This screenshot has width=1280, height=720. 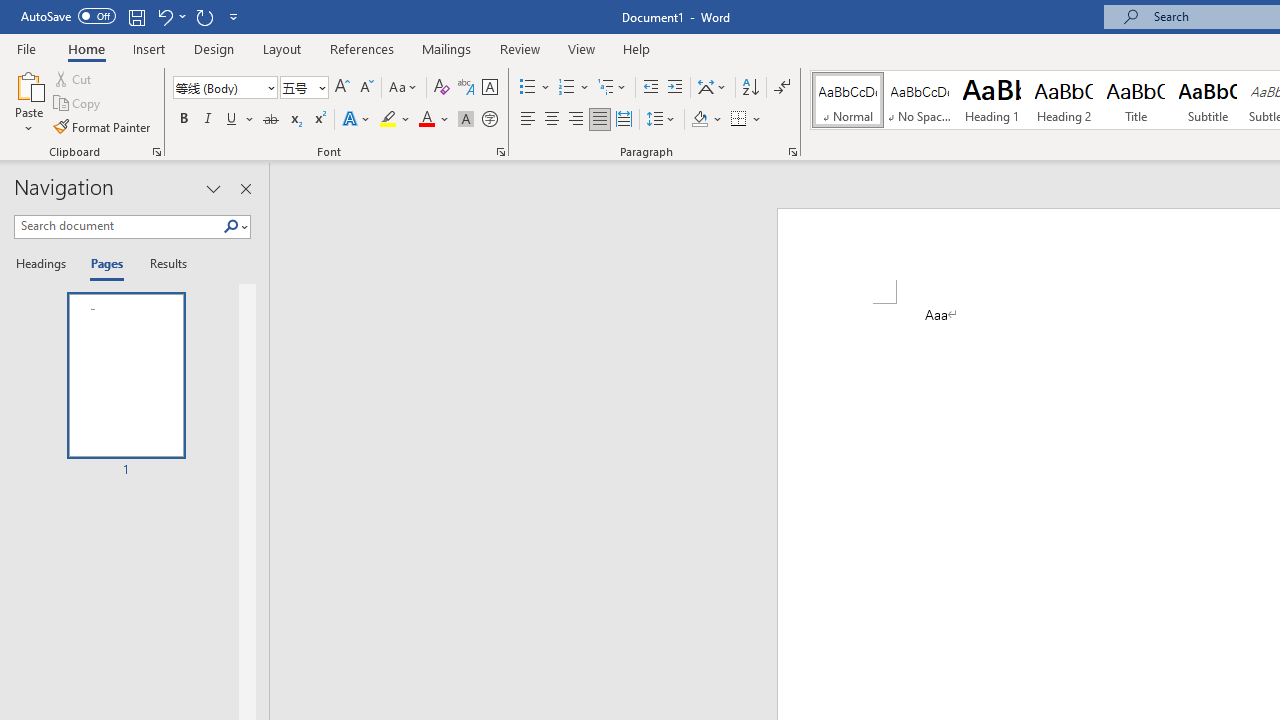 What do you see at coordinates (707, 119) in the screenshot?
I see `'Shading'` at bounding box center [707, 119].